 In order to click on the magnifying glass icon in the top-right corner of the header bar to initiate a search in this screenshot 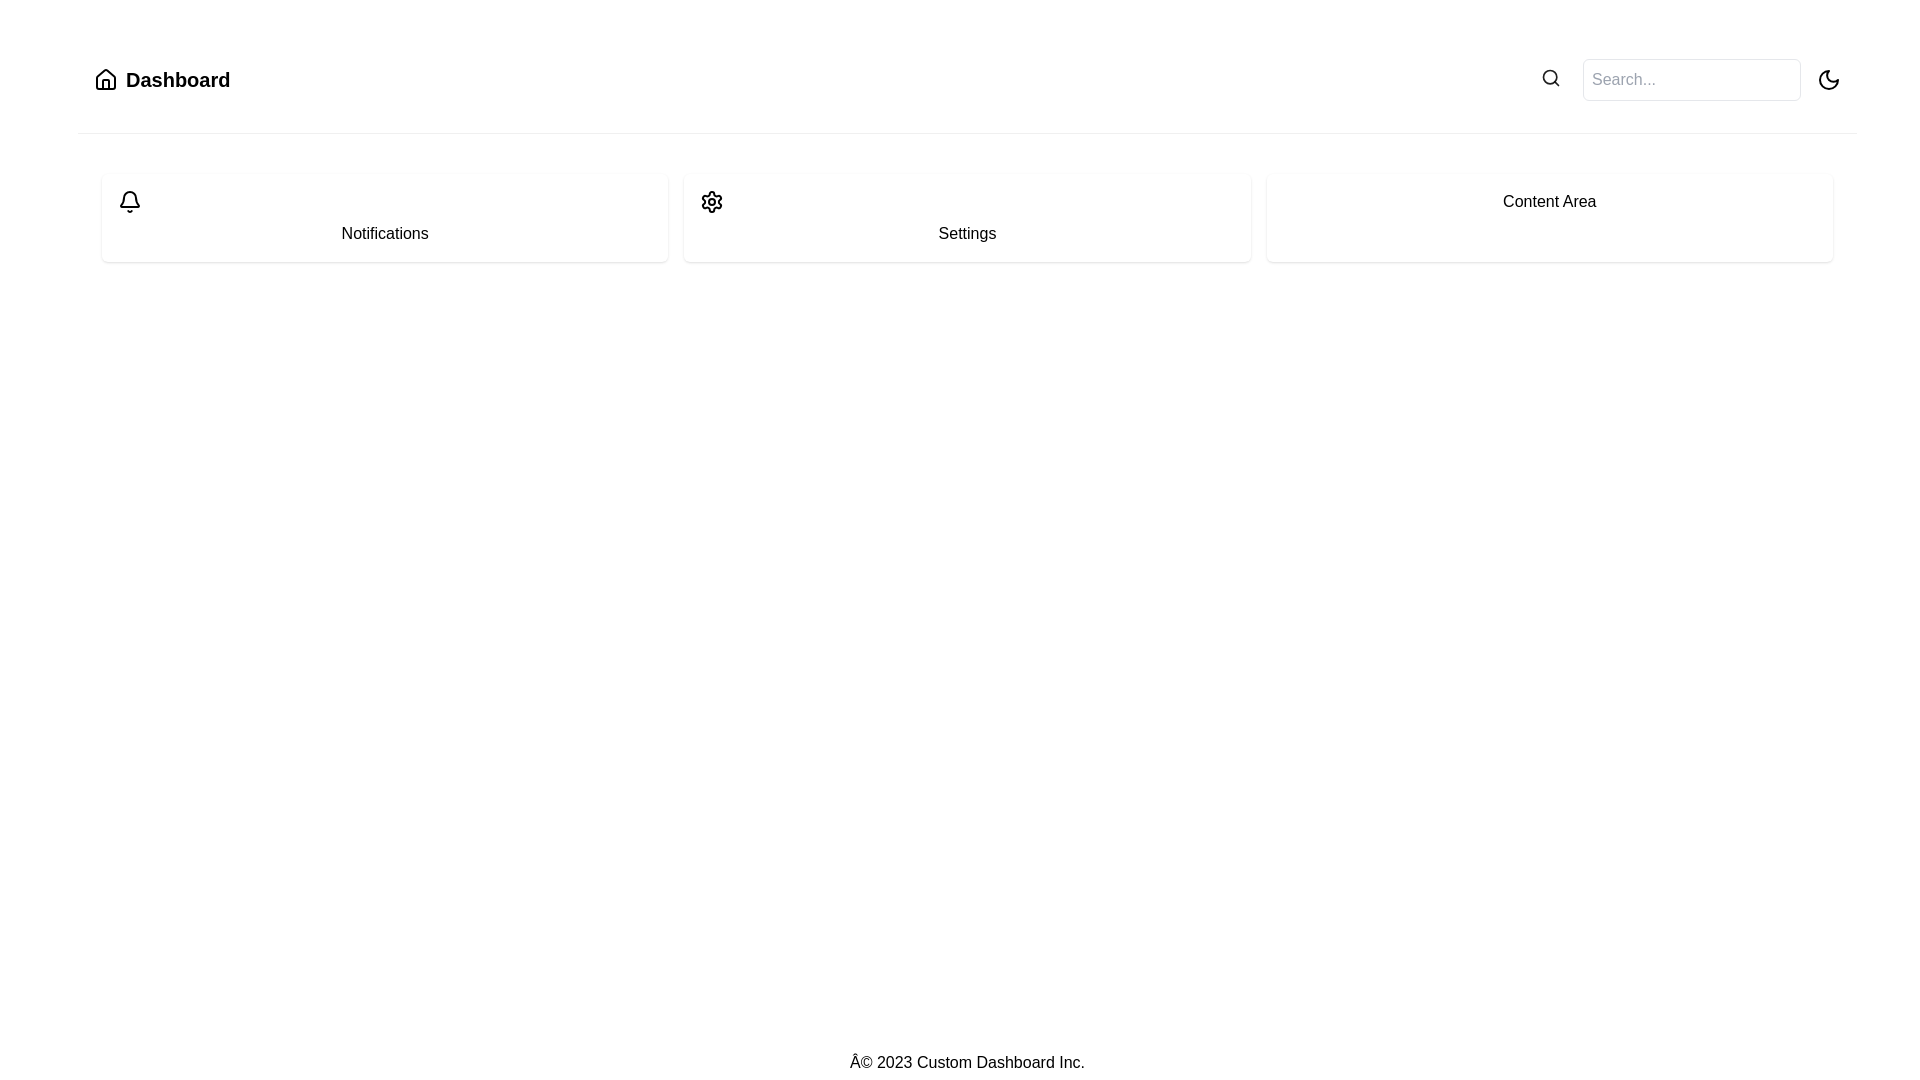, I will do `click(1549, 79)`.